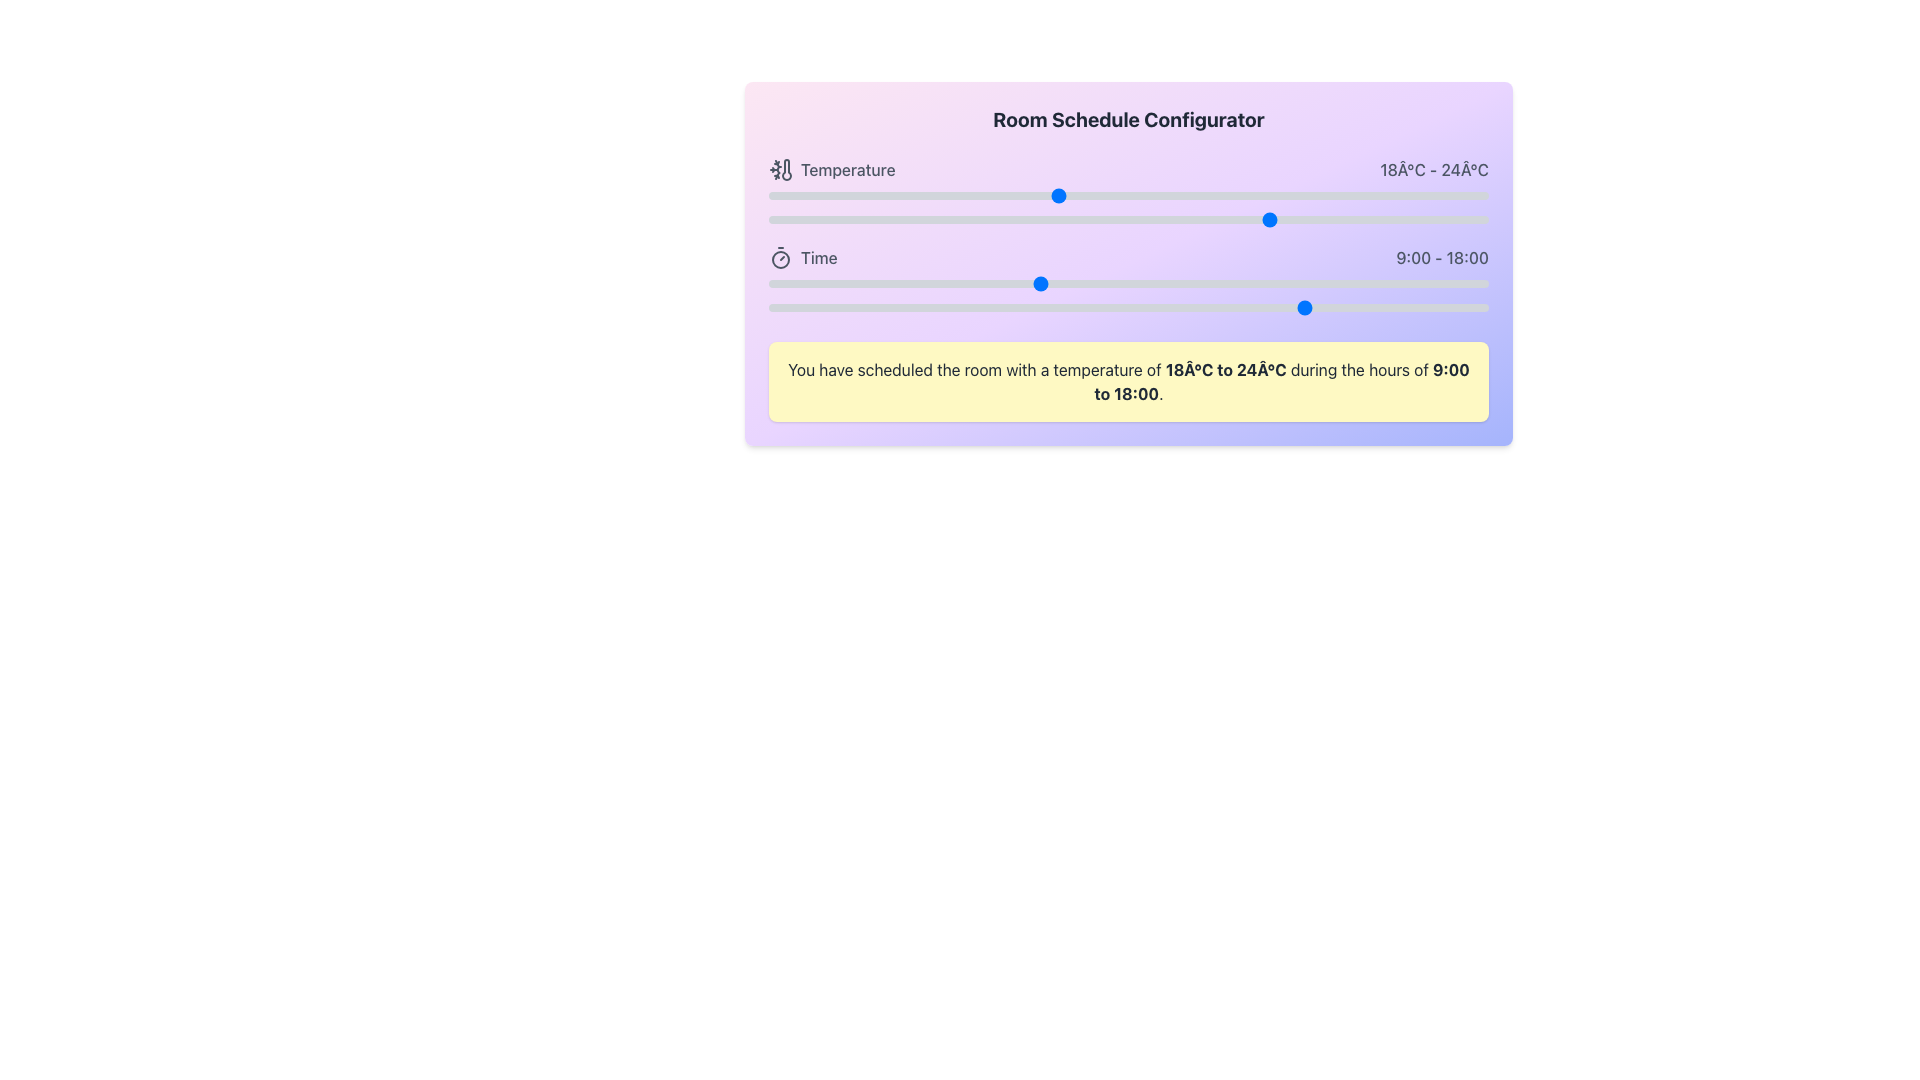 This screenshot has width=1920, height=1080. I want to click on the Label that represents the time-related controls or outputs, positioned below the Temperature label and to the left of the time range displayed as '9:00 - 18:00', so click(803, 257).